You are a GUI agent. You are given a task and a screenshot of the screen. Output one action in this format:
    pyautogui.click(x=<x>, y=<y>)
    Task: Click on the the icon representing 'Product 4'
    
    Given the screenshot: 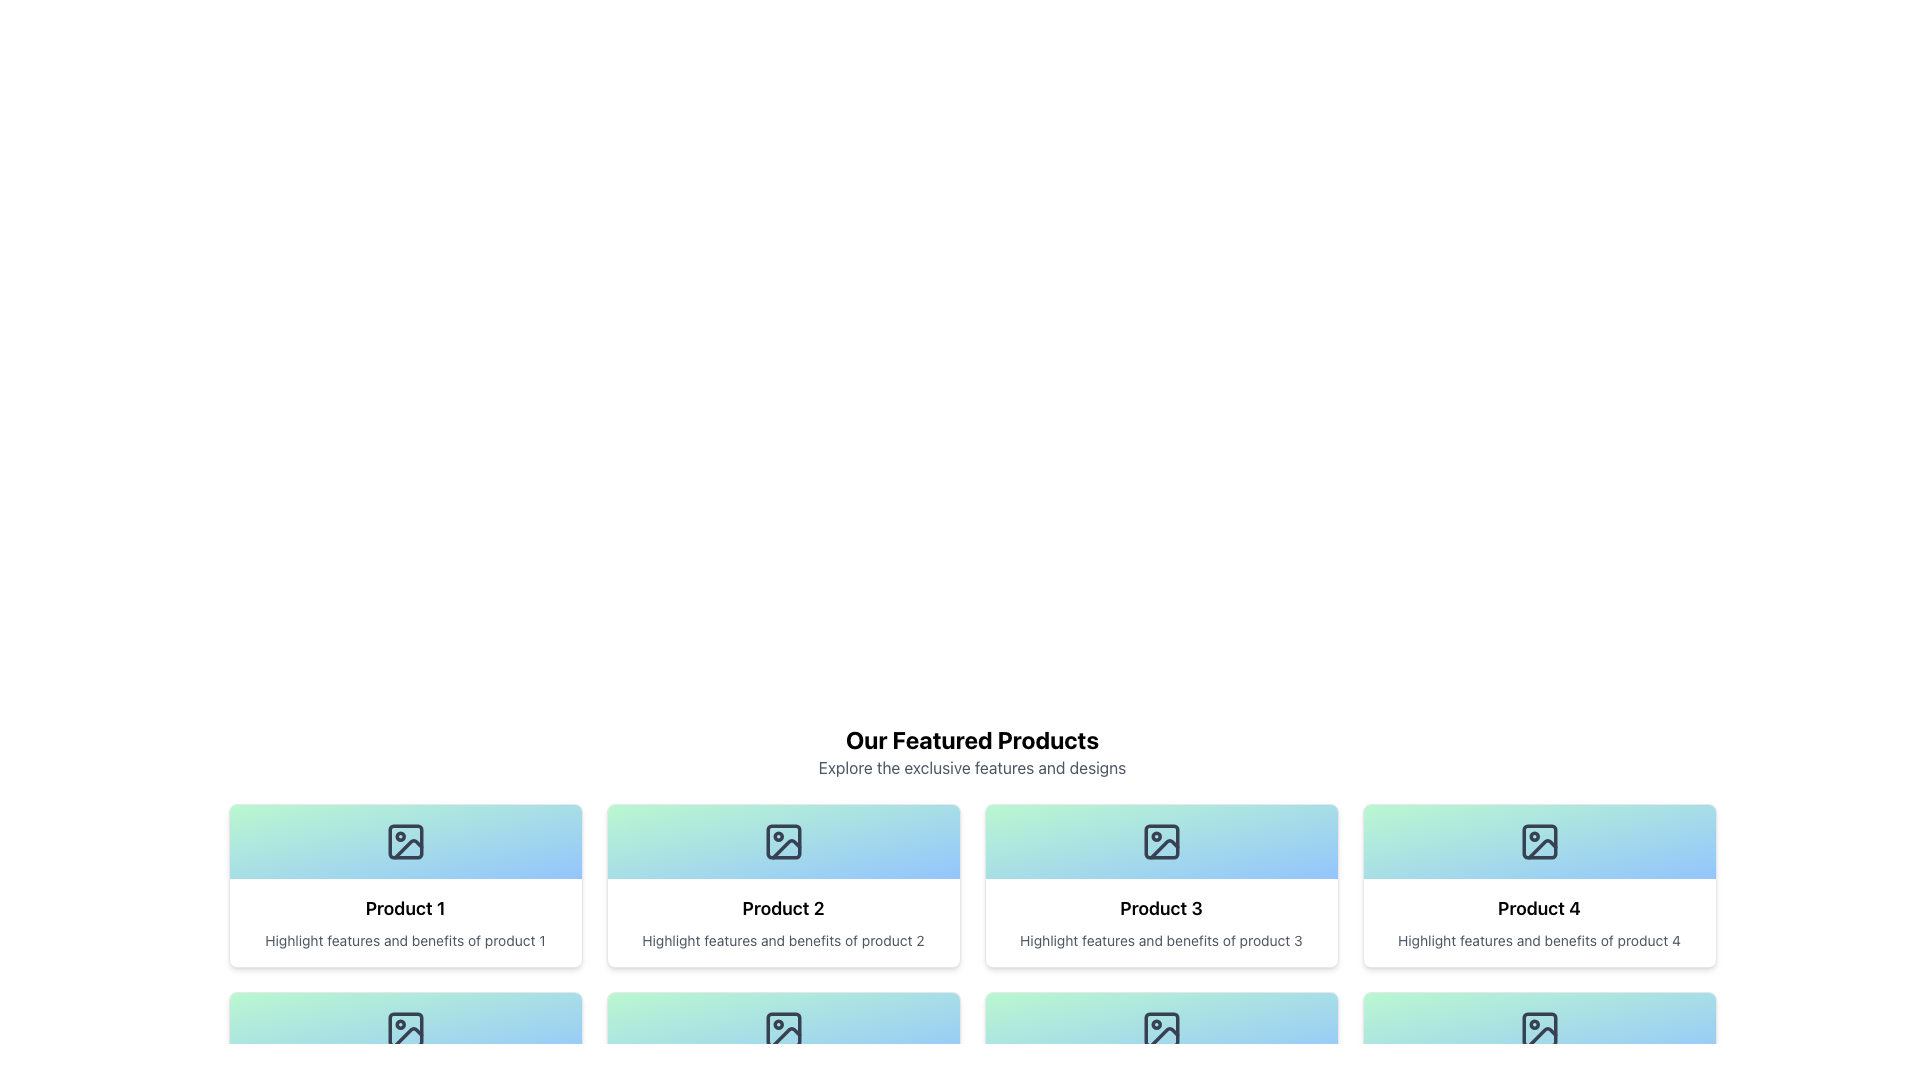 What is the action you would take?
    pyautogui.click(x=1538, y=841)
    